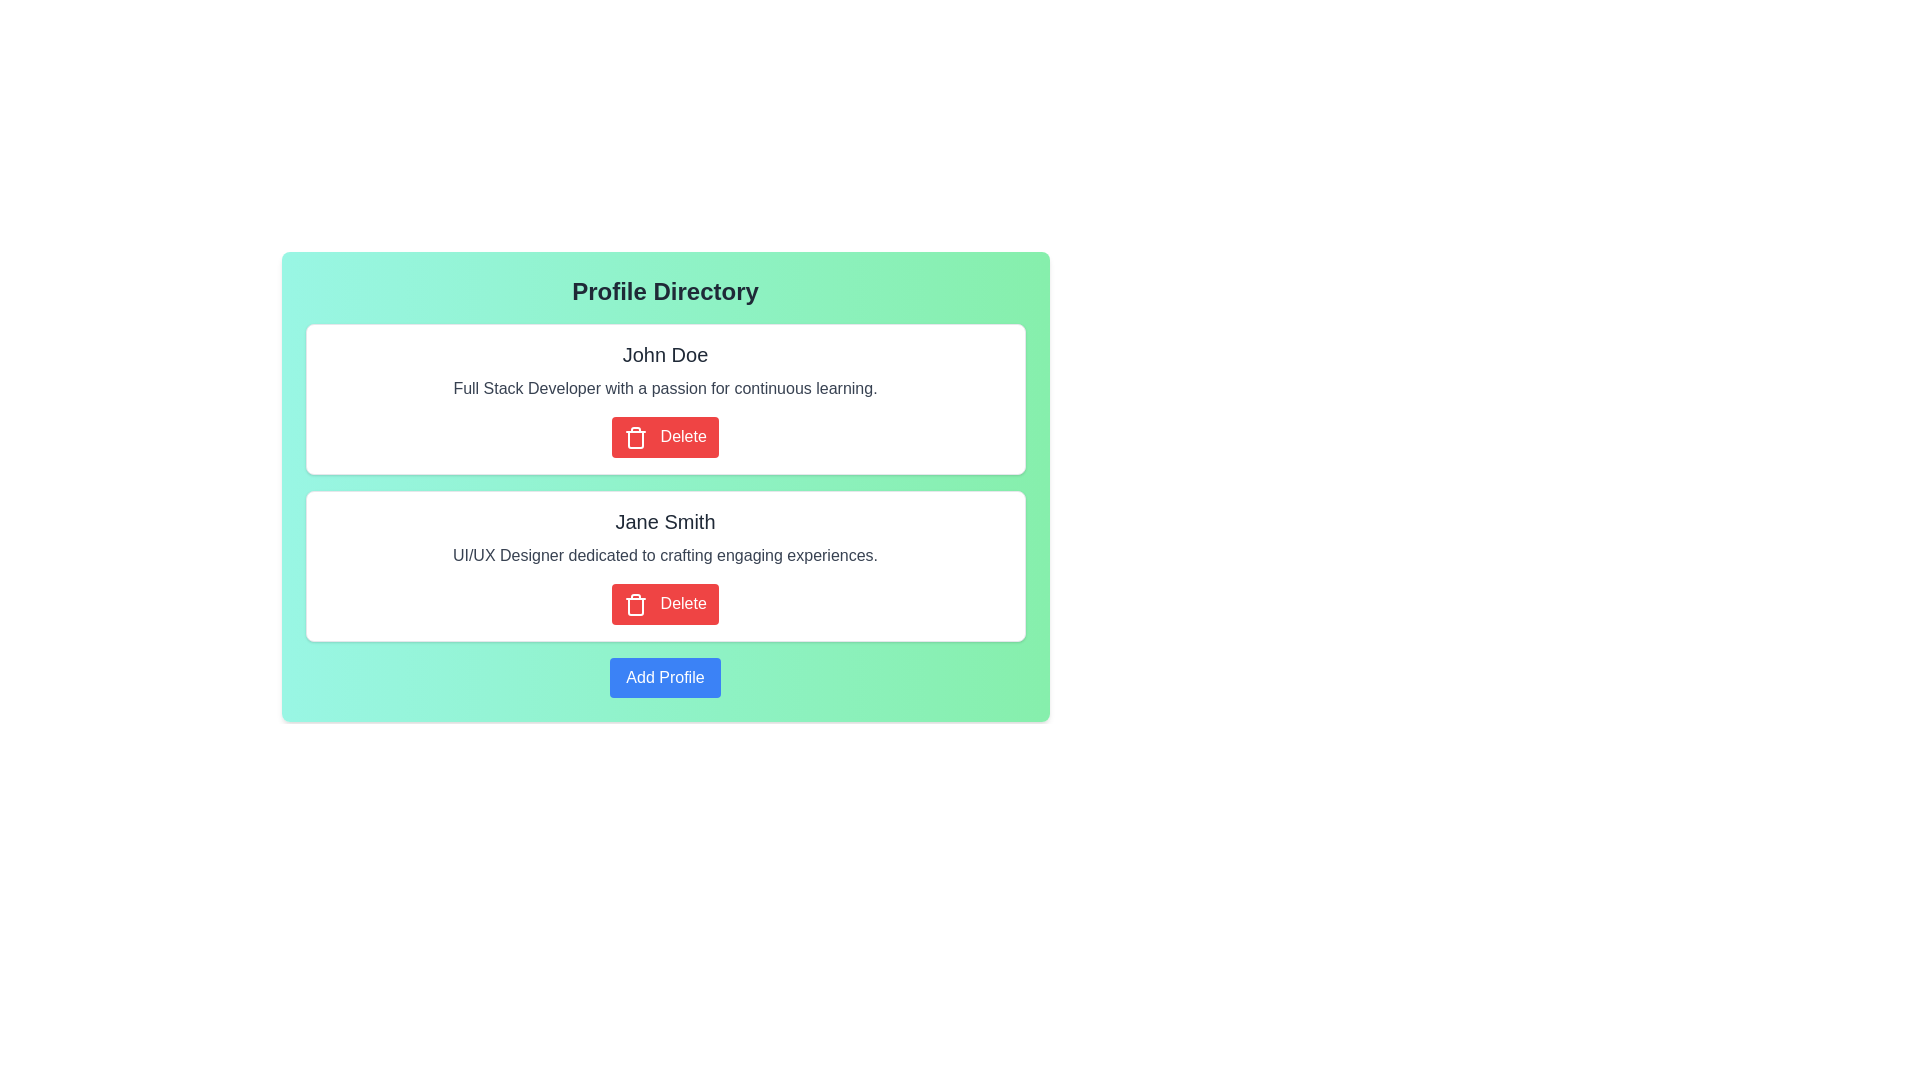 This screenshot has height=1080, width=1920. Describe the element at coordinates (665, 389) in the screenshot. I see `the text label displaying 'Full Stack Developer with a passion for continuous learning.' which is located within a white rectangular card below 'John Doe'` at that location.